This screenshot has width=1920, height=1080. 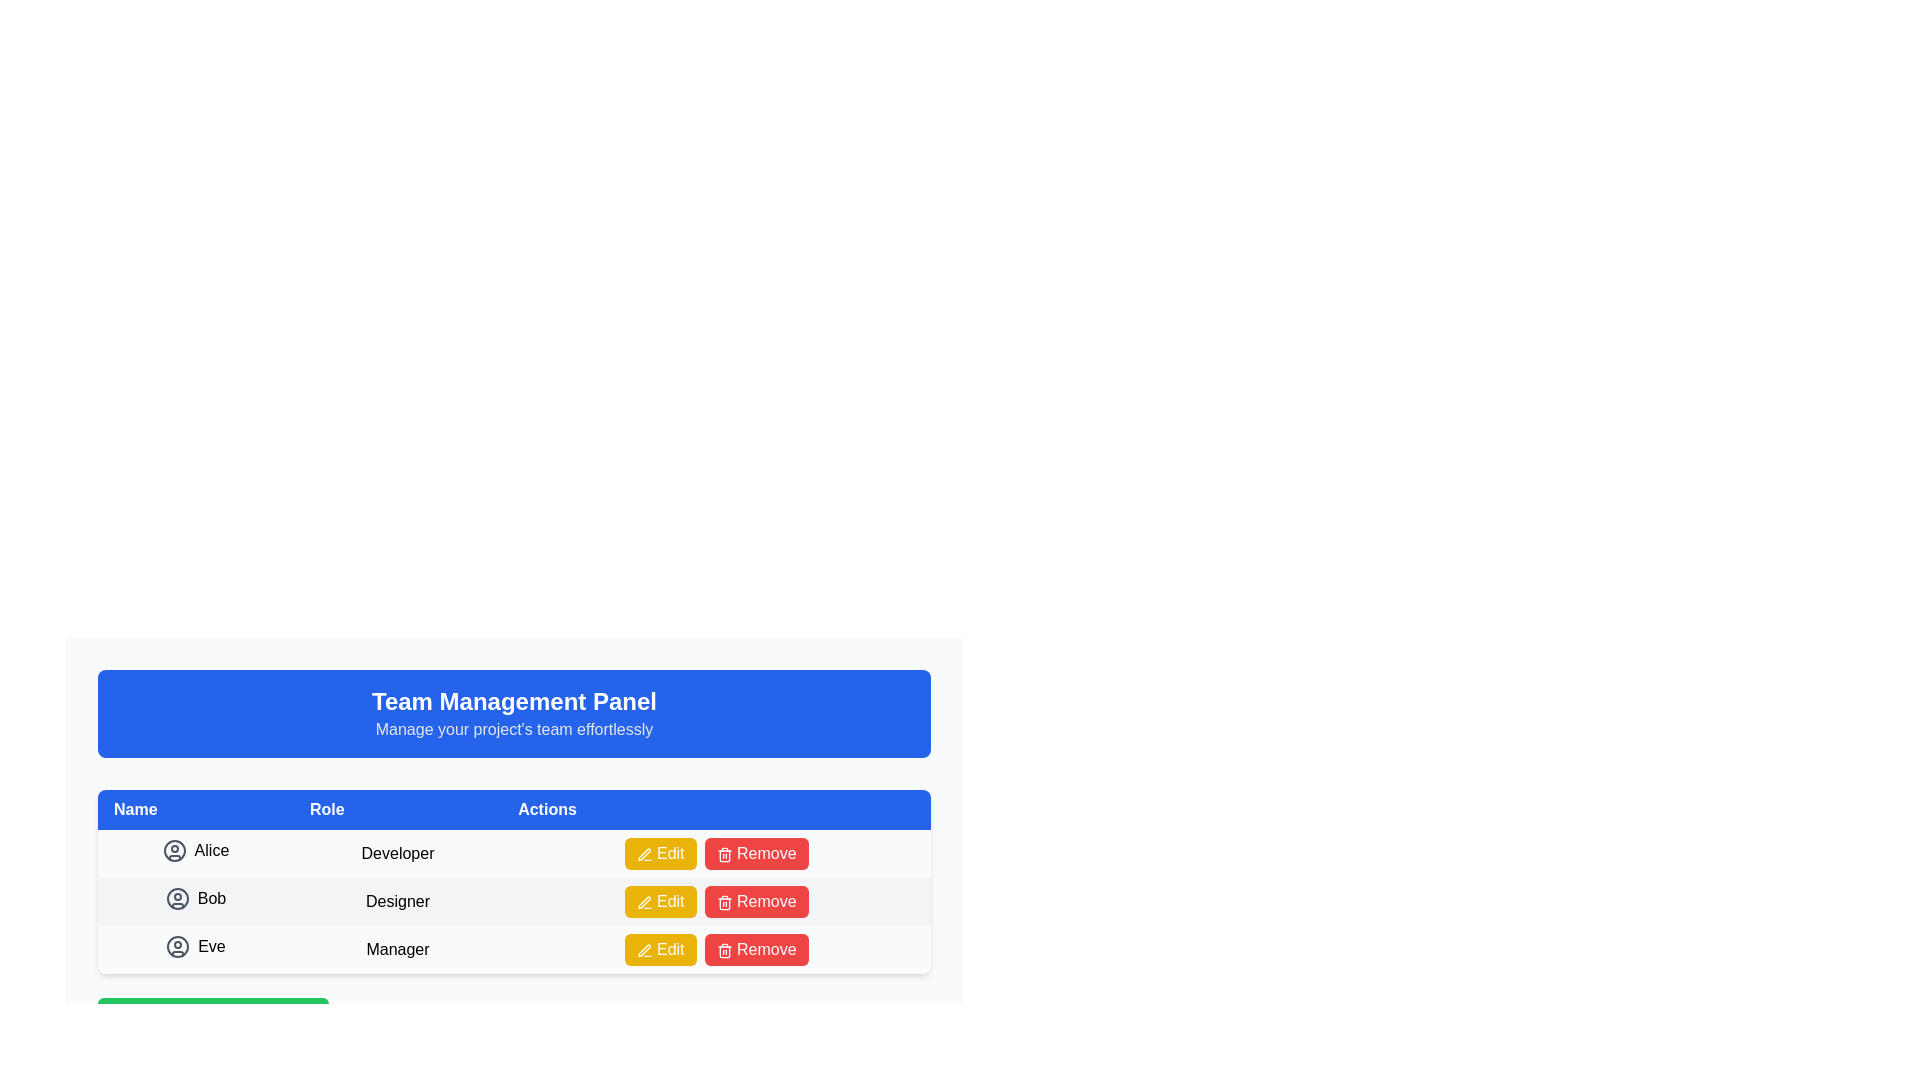 I want to click on the decorative icon that signifies the editing function for 'Bob's details', located to the left of the 'Edit' text in the yellow button in the 'Actions' column of the second row of the table, so click(x=644, y=902).